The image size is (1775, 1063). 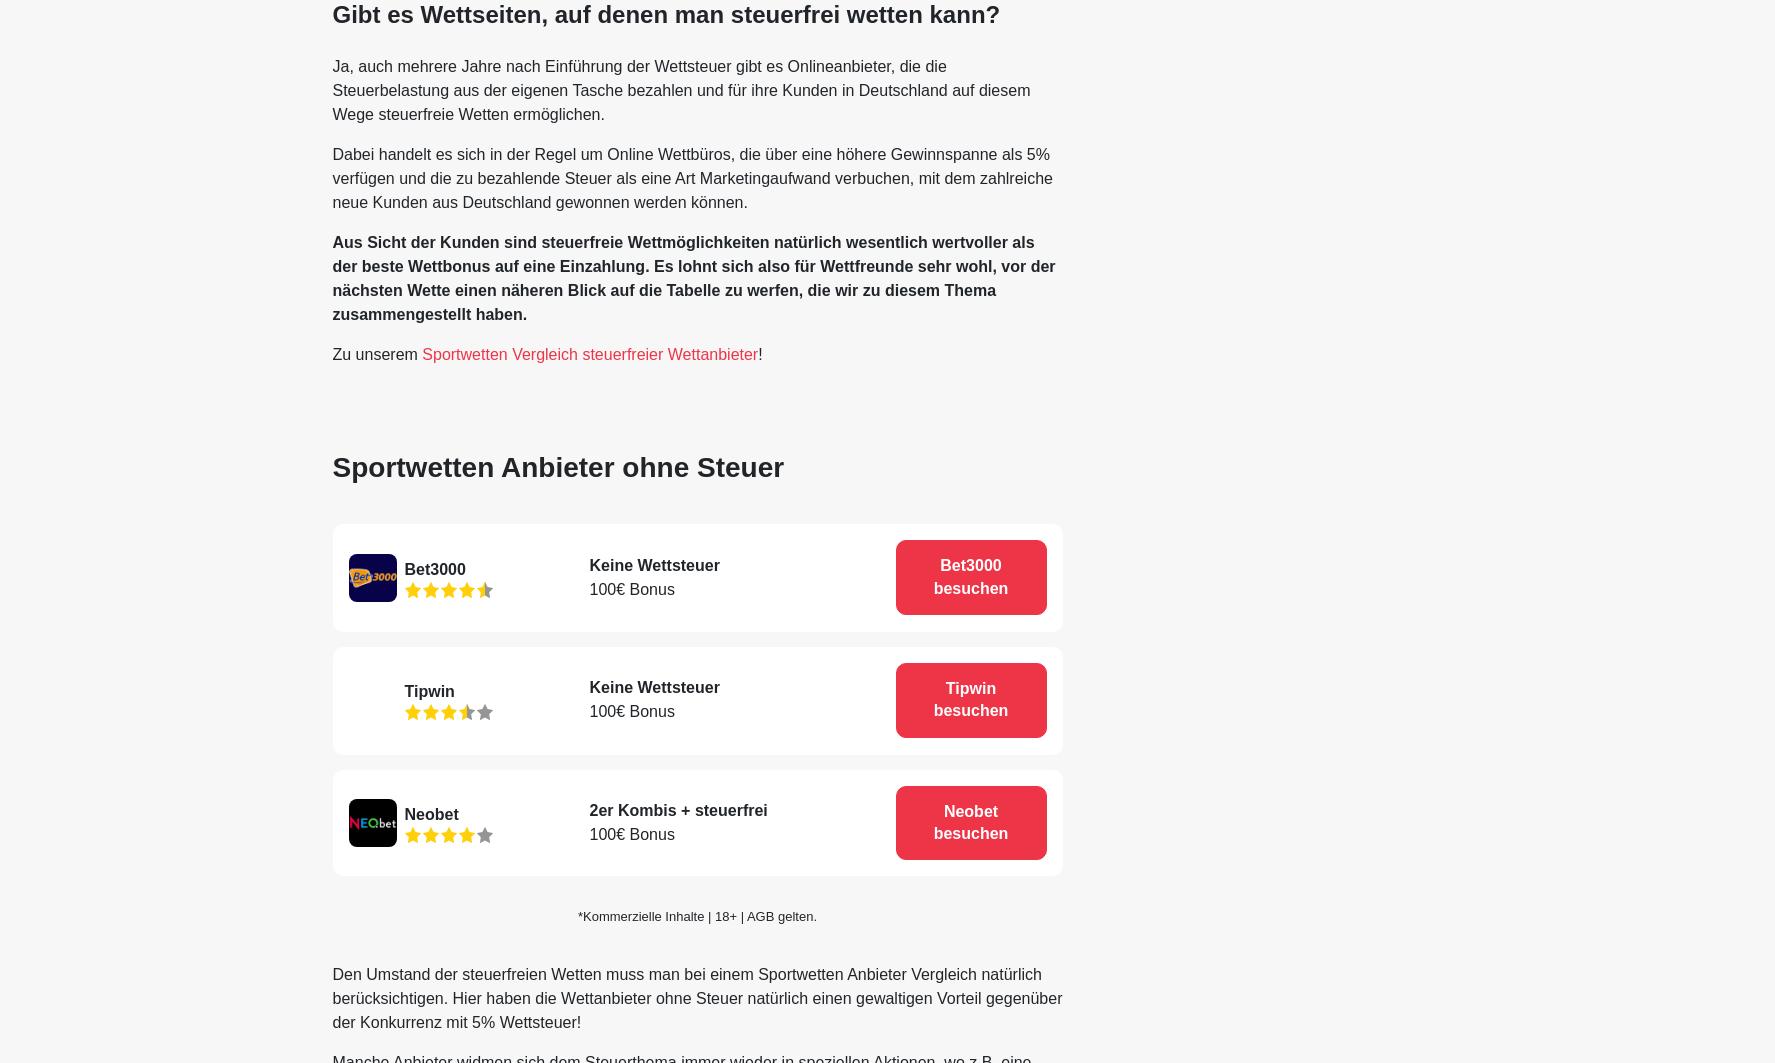 What do you see at coordinates (557, 466) in the screenshot?
I see `'Sportwetten Anbieter ohne Steuer'` at bounding box center [557, 466].